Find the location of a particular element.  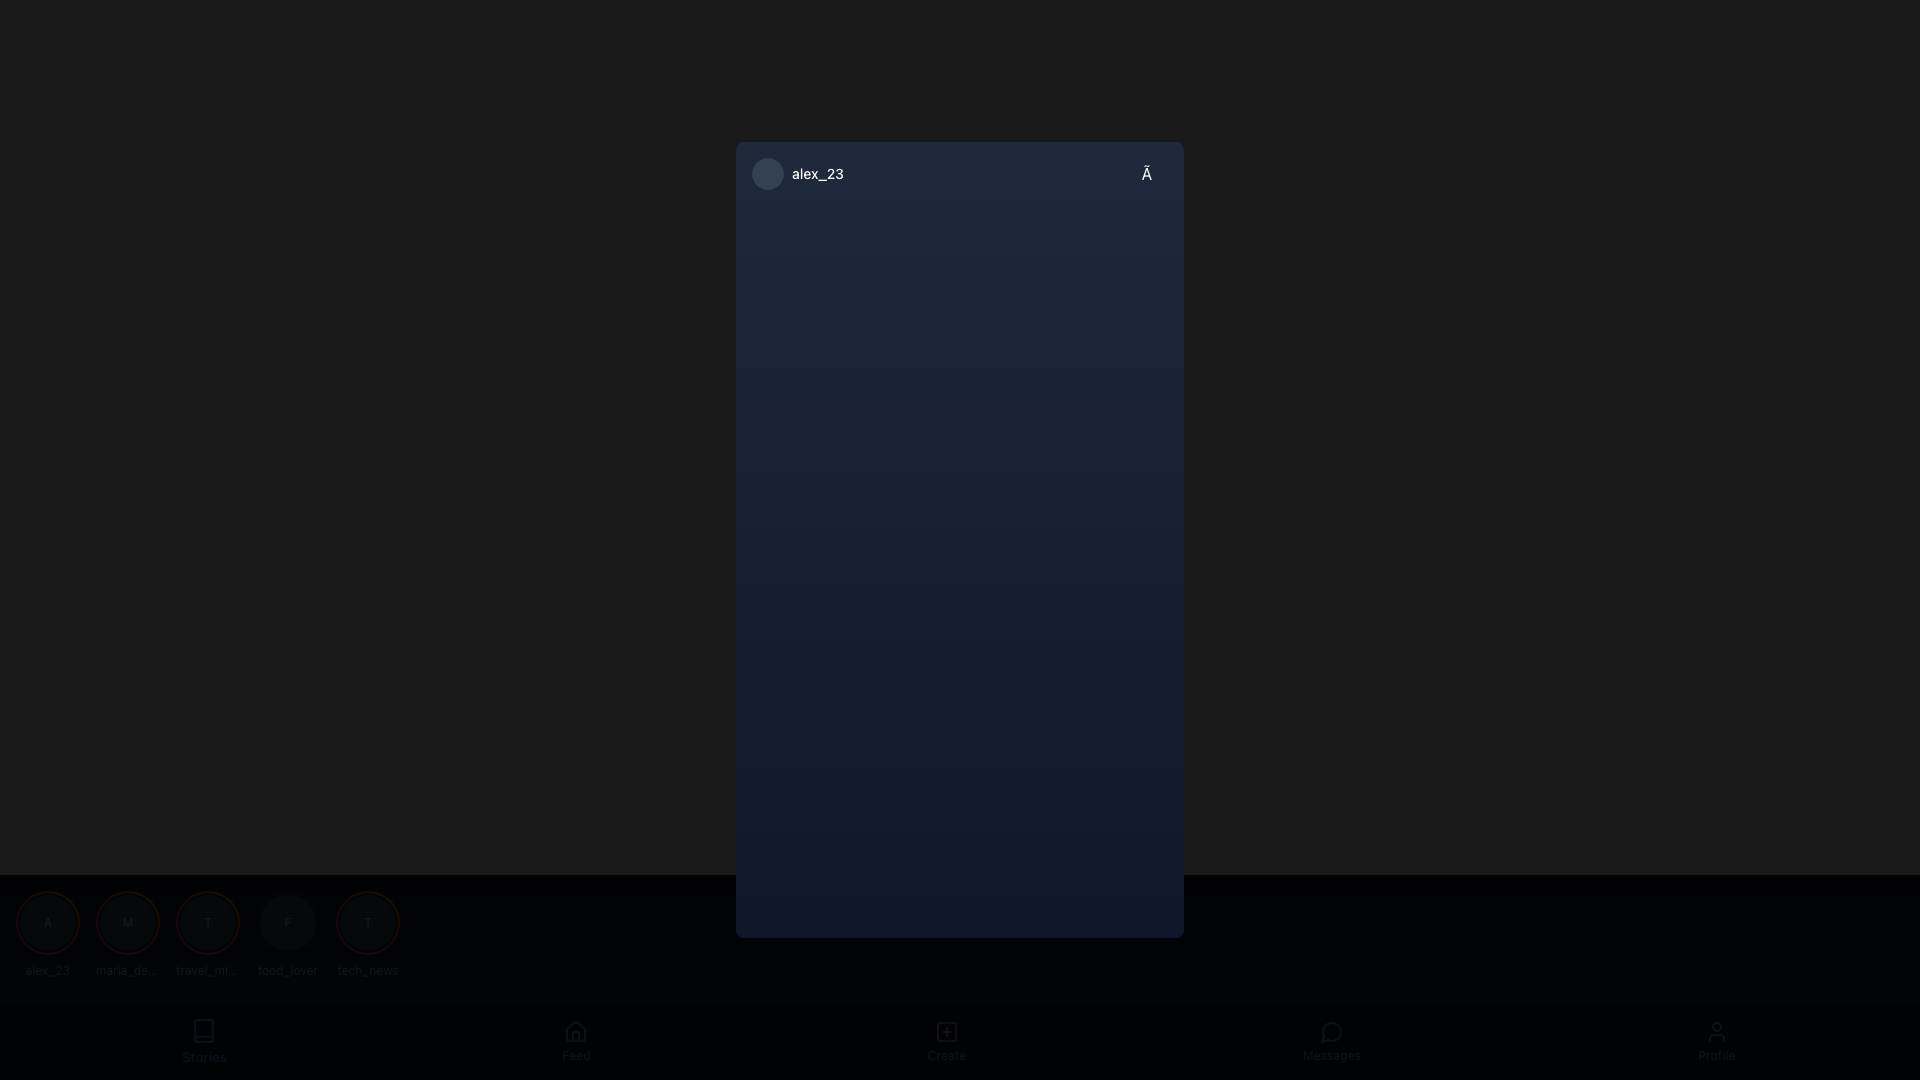

the book icon button located in the navigation bar at the bottom of the interface is located at coordinates (204, 1030).